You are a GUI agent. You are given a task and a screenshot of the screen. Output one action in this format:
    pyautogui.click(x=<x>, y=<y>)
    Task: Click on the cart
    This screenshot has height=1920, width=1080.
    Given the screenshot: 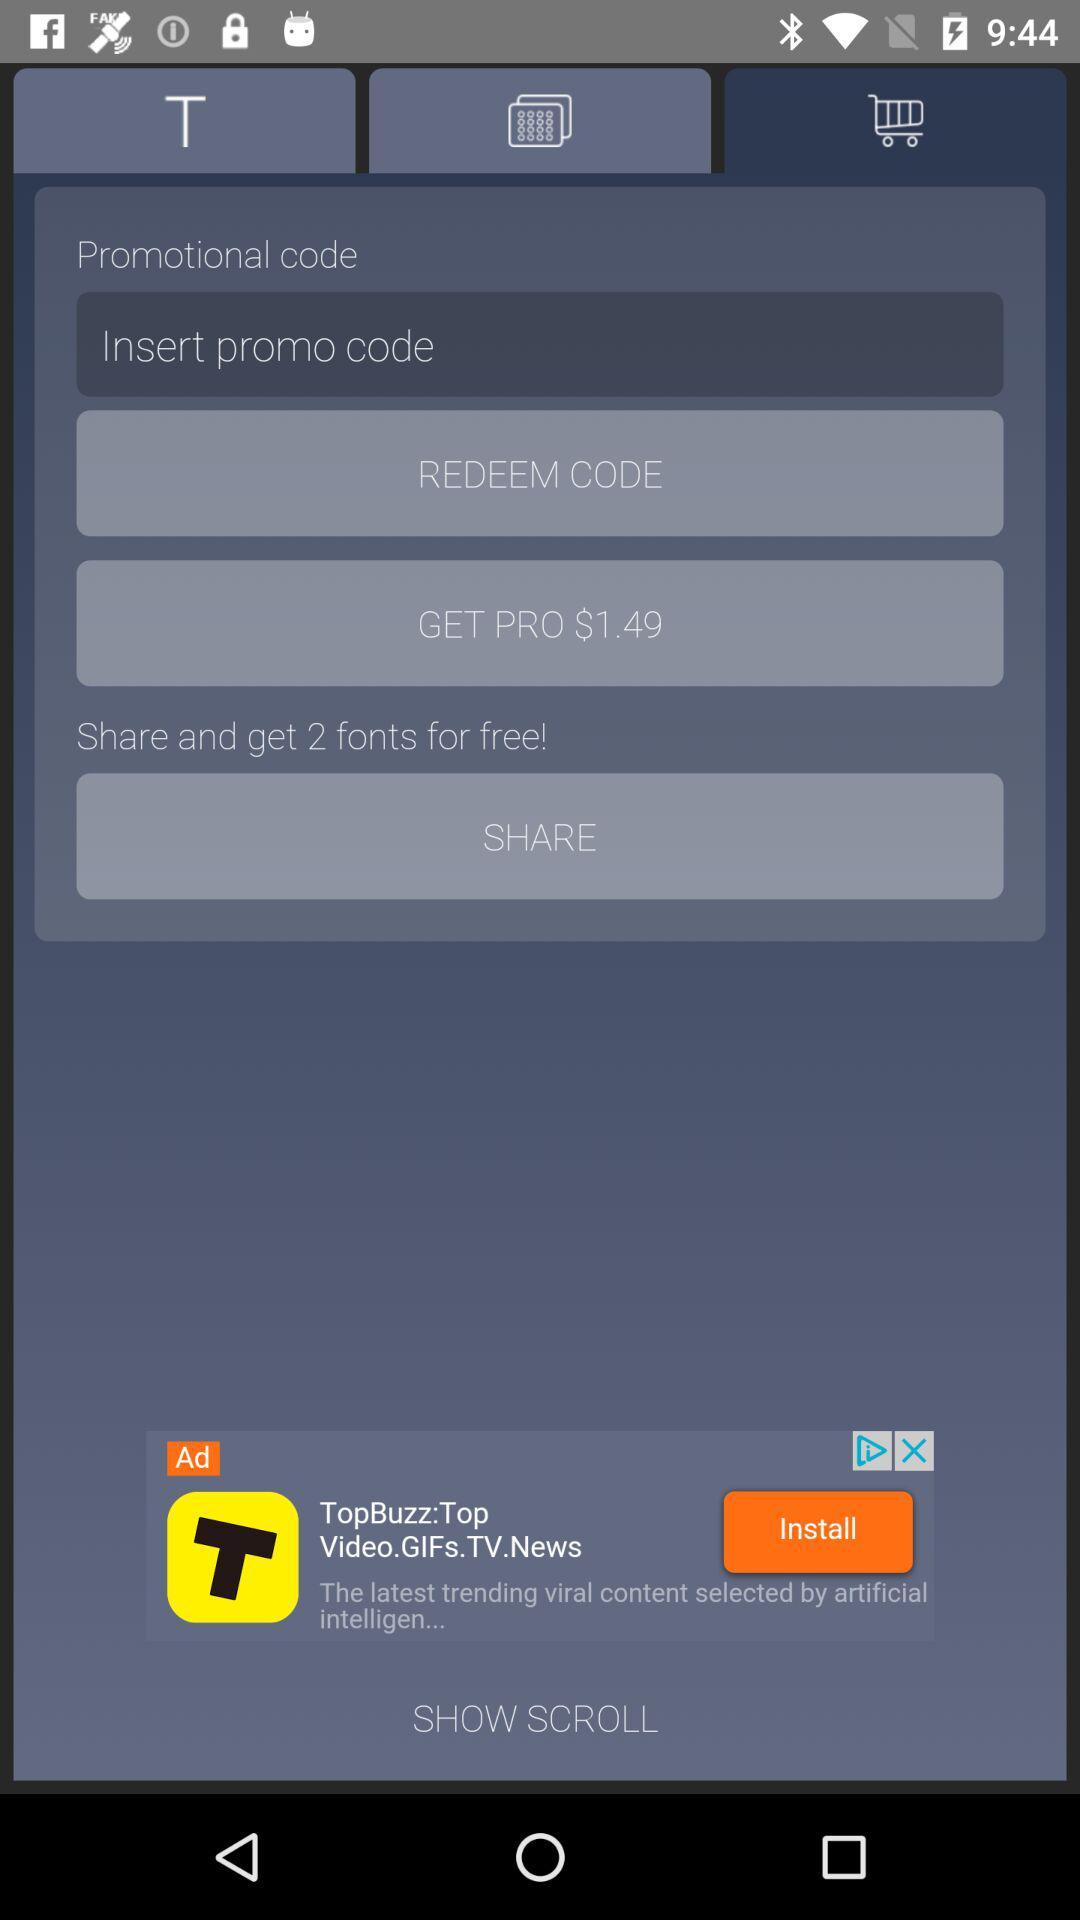 What is the action you would take?
    pyautogui.click(x=894, y=119)
    